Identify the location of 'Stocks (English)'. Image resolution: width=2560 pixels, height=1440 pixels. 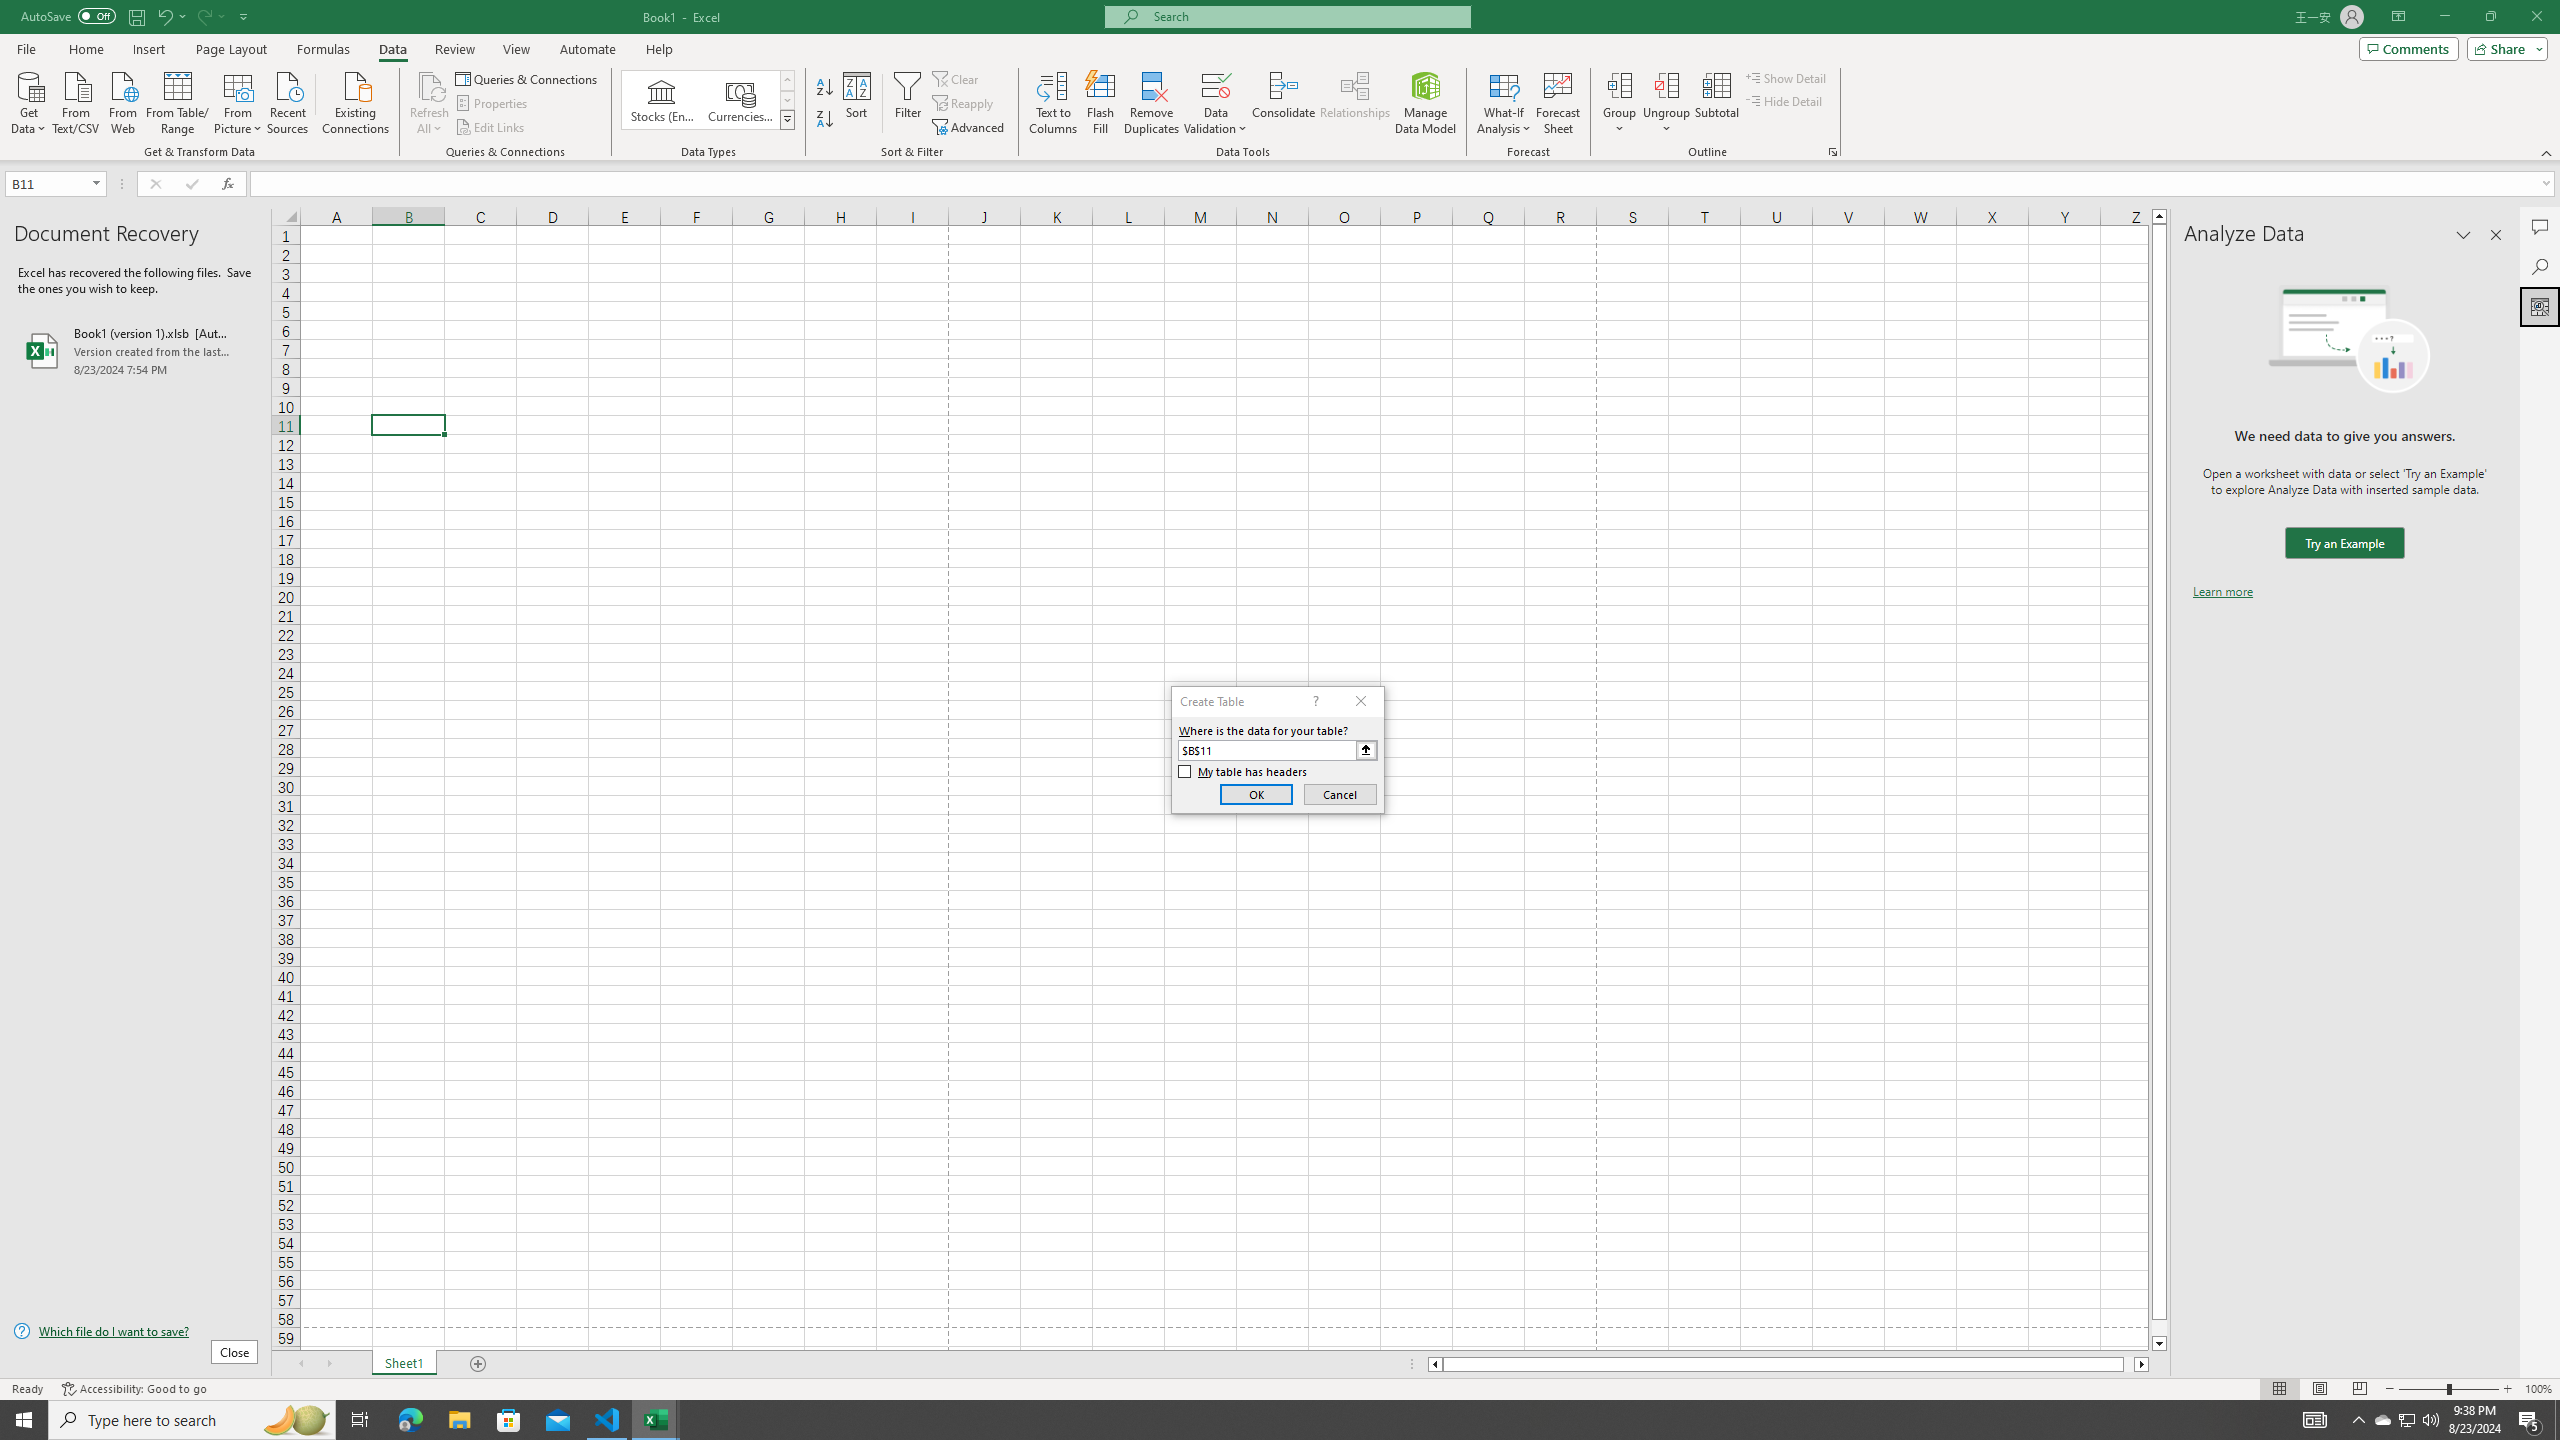
(660, 99).